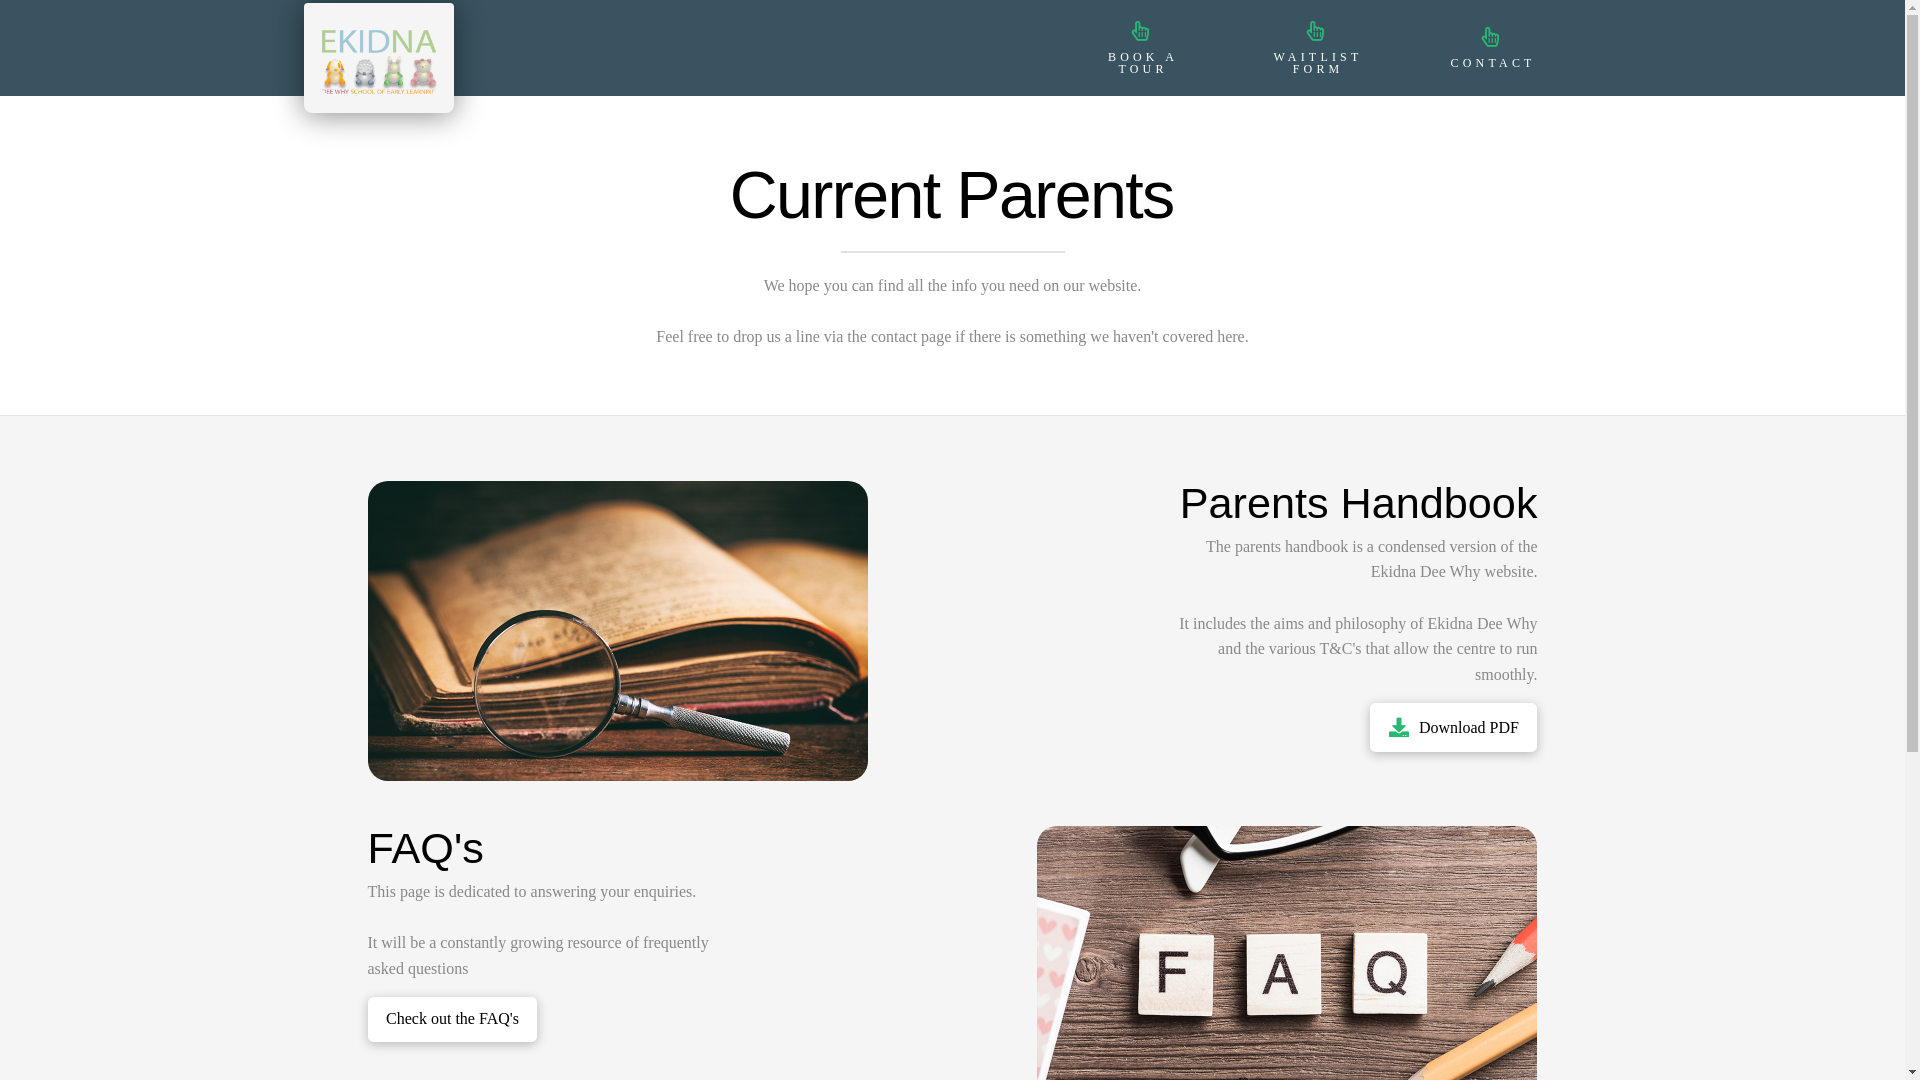 This screenshot has width=1920, height=1080. What do you see at coordinates (1453, 726) in the screenshot?
I see `'Download PDF'` at bounding box center [1453, 726].